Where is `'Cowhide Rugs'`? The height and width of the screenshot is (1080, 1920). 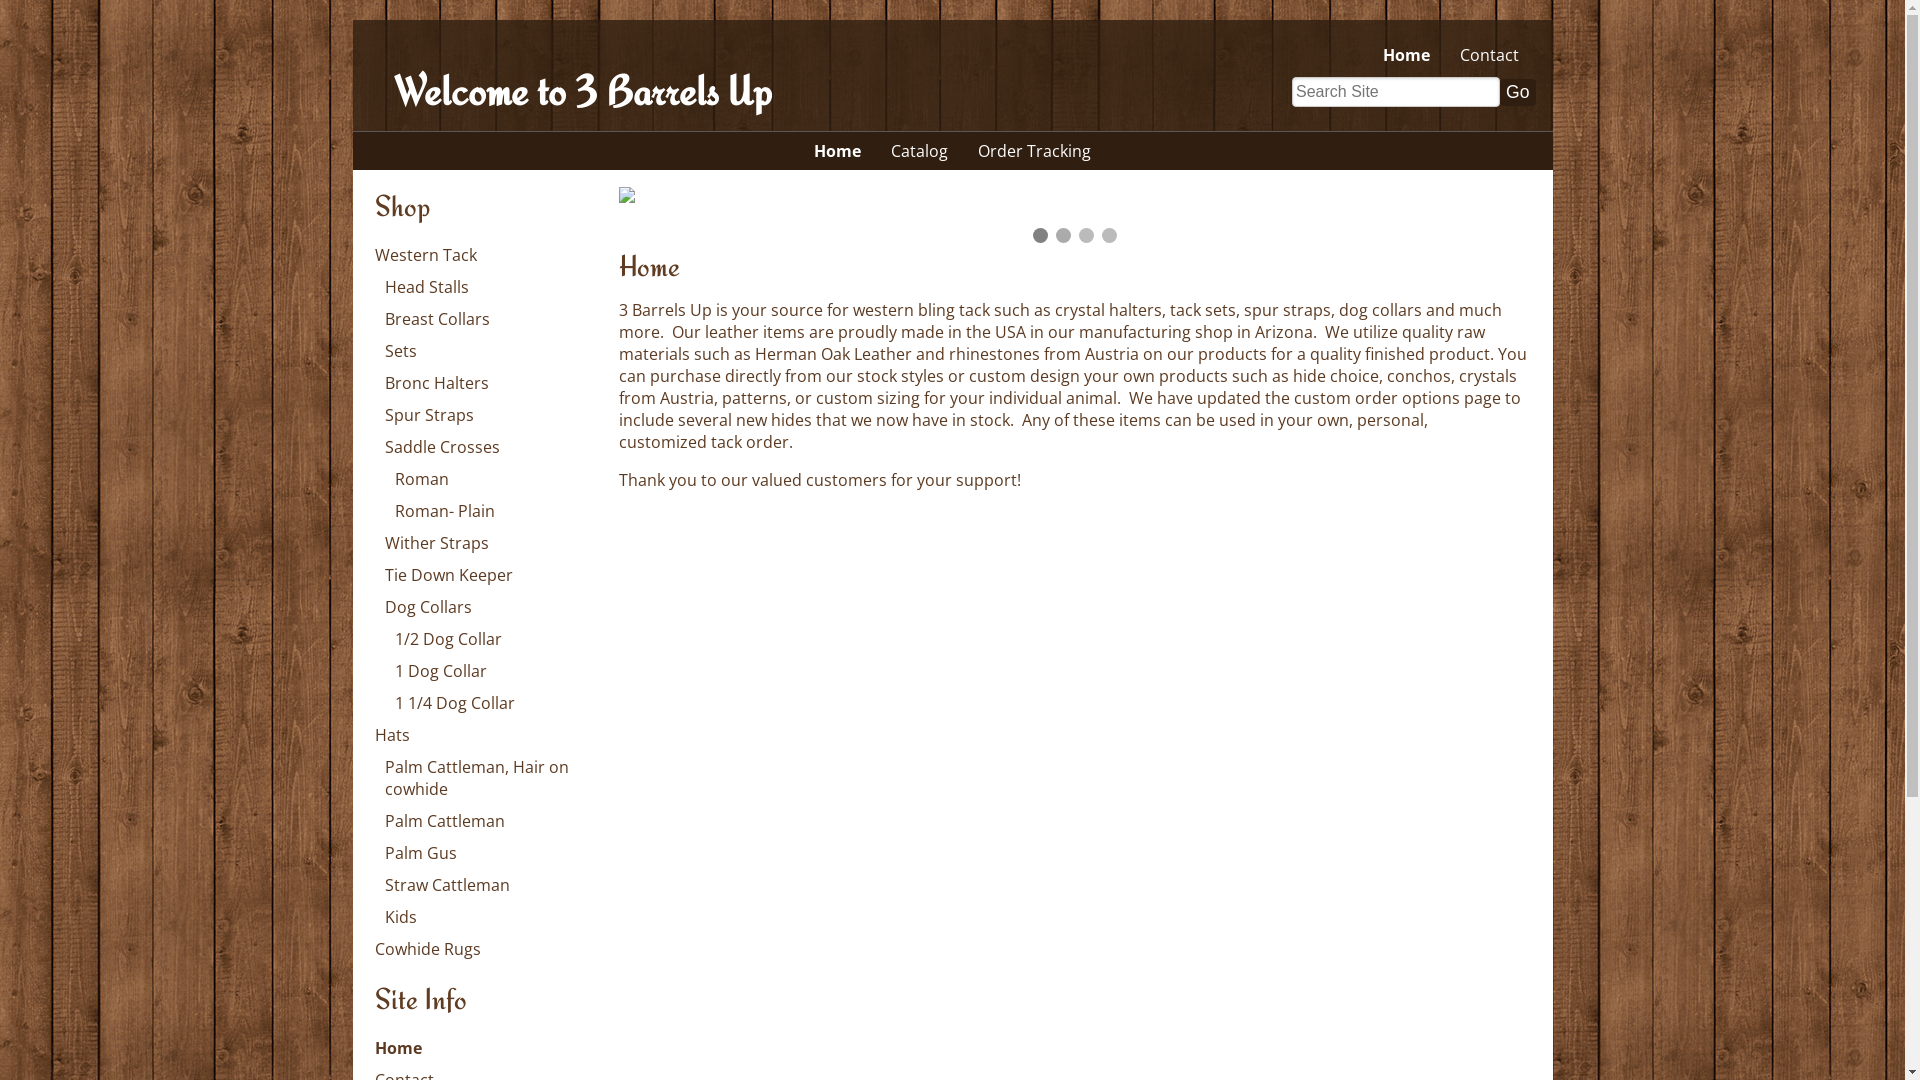
'Cowhide Rugs' is located at coordinates (426, 947).